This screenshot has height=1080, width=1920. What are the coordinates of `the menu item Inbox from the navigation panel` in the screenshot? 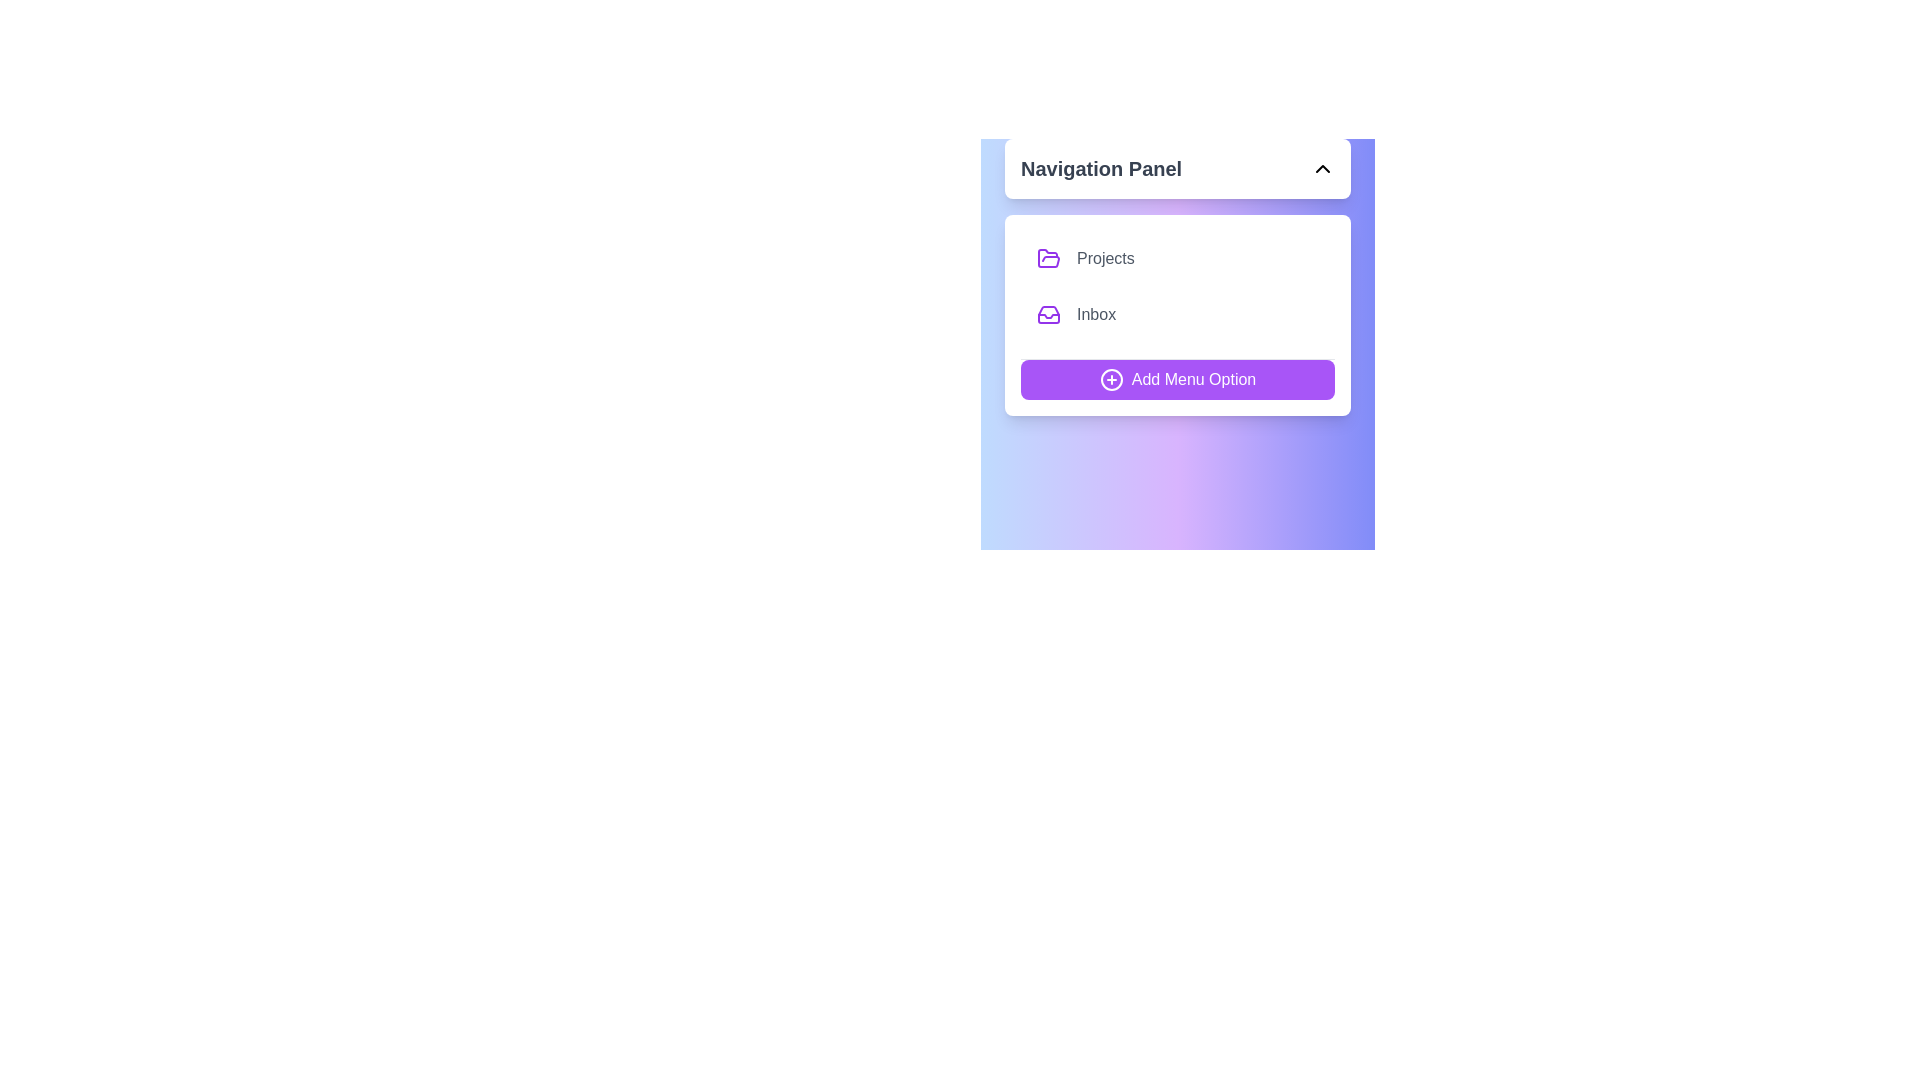 It's located at (1177, 315).